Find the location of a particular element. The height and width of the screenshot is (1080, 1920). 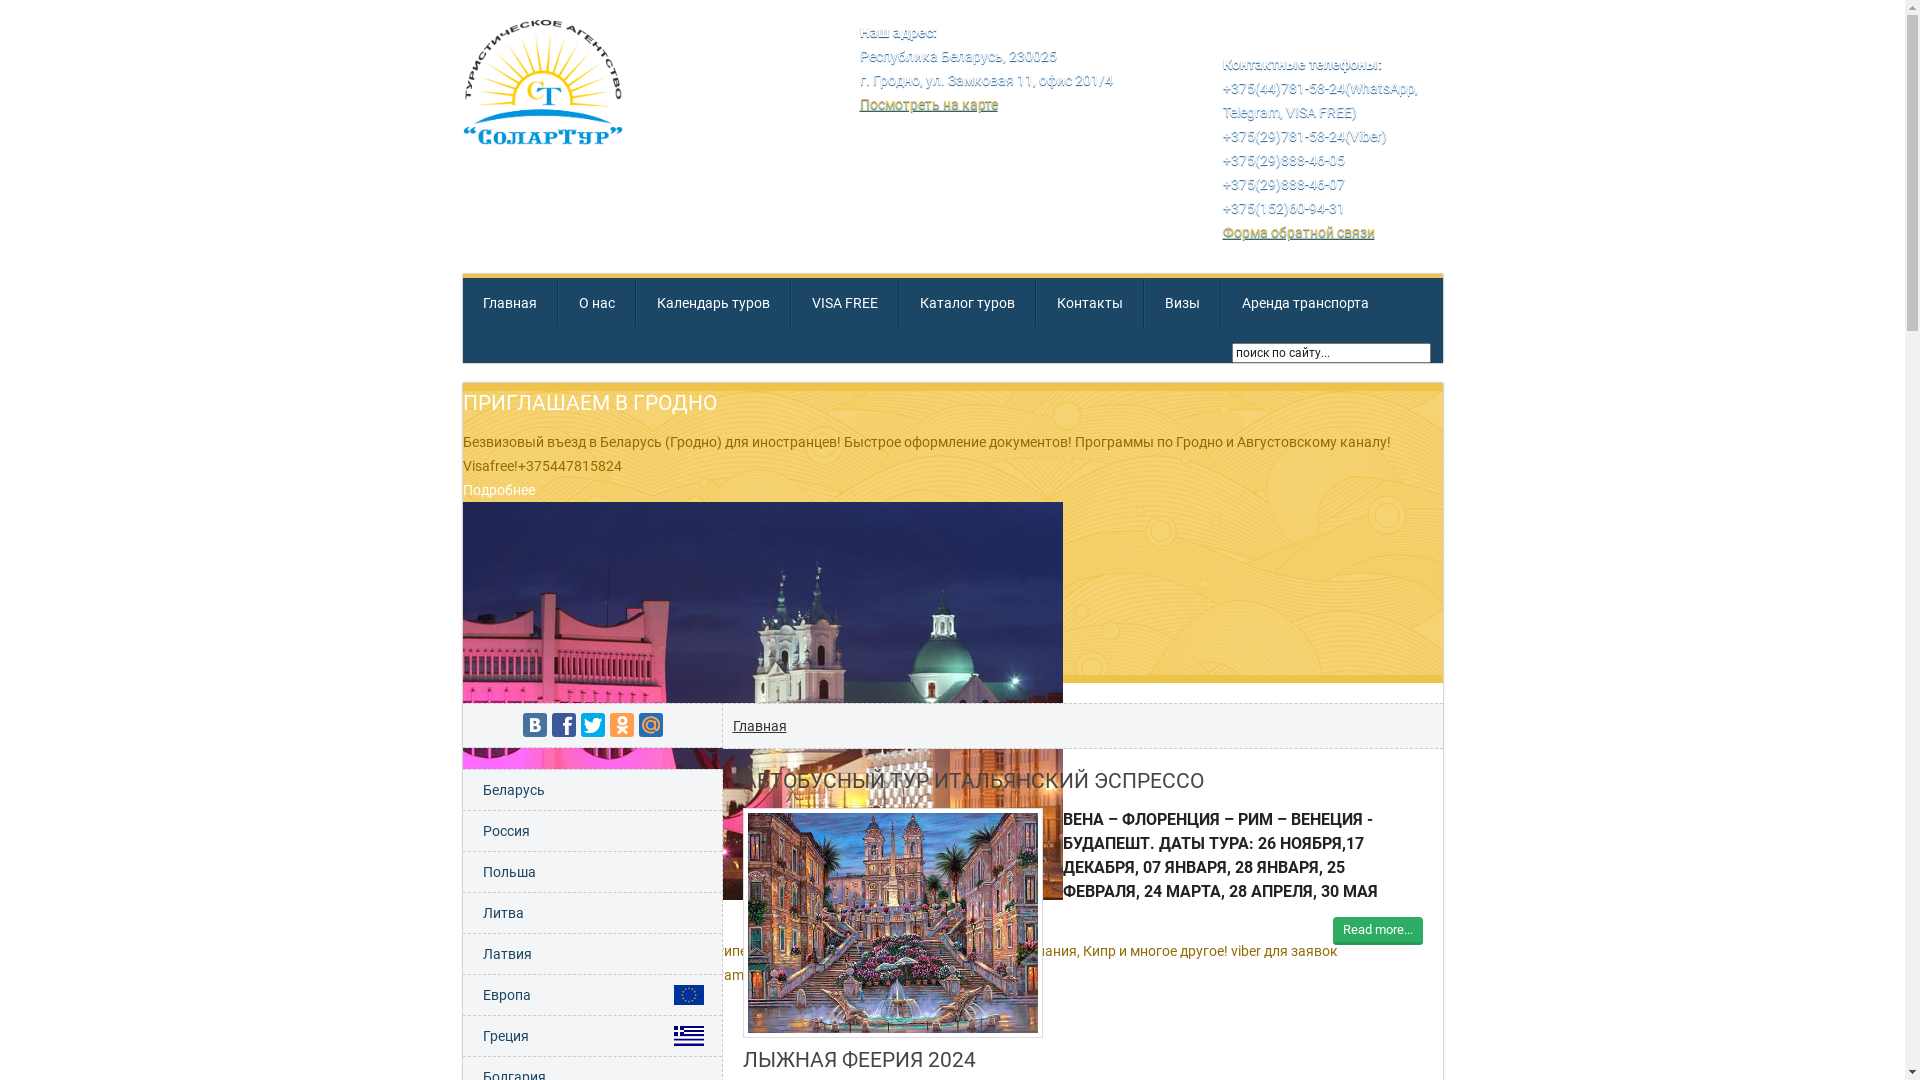

'Read more...' is located at coordinates (1331, 930).